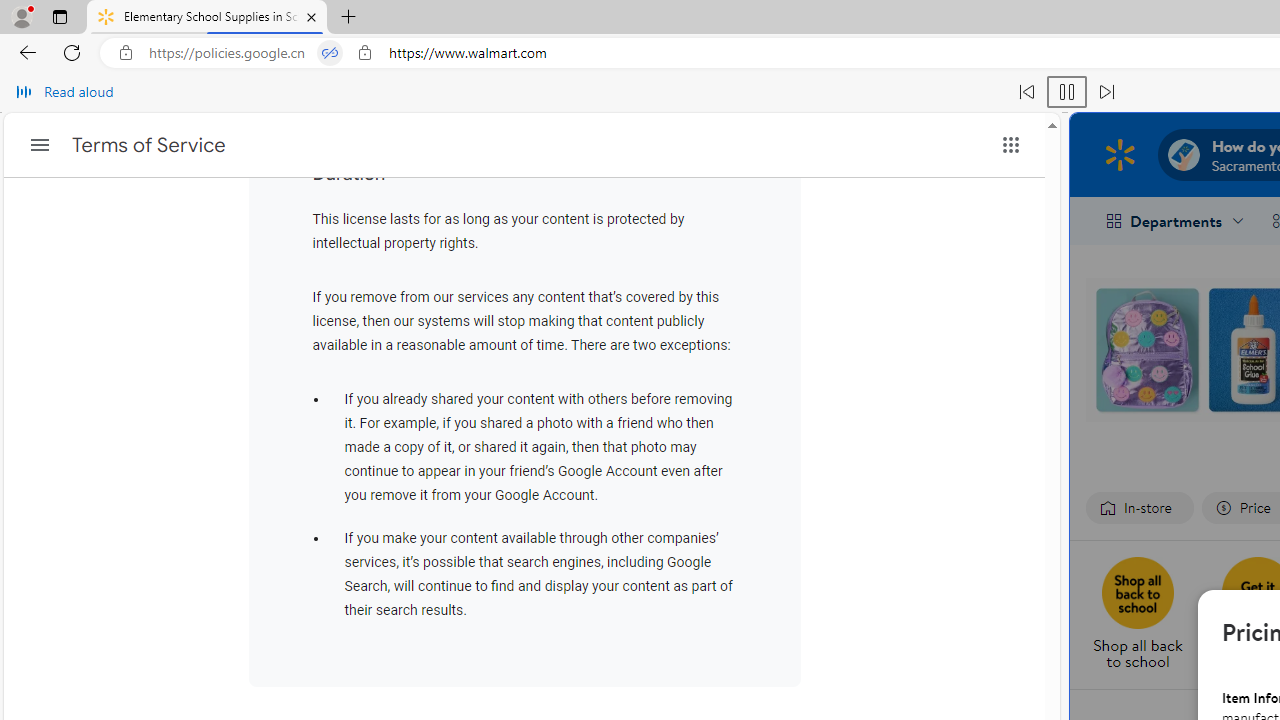 Image resolution: width=1280 pixels, height=720 pixels. I want to click on 'Tabs in split screen', so click(330, 52).